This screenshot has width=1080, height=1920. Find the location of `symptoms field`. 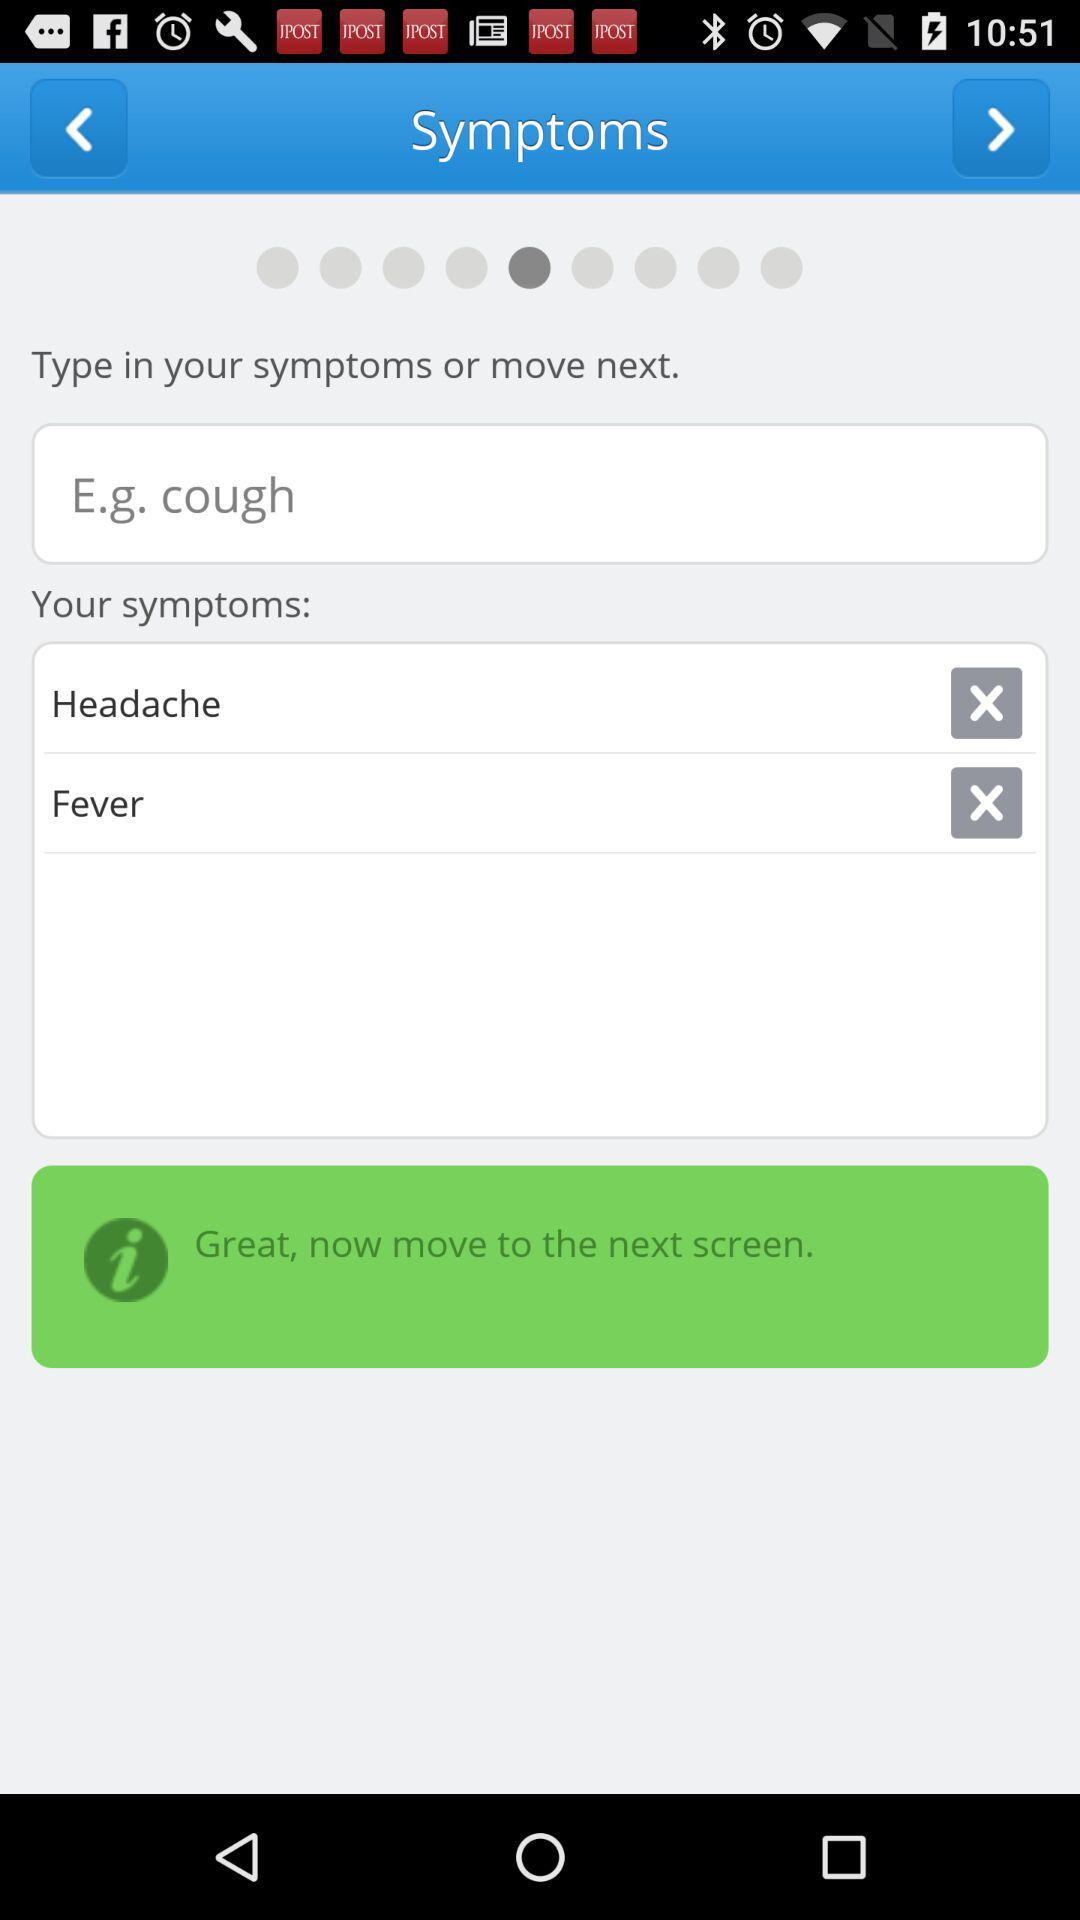

symptoms field is located at coordinates (540, 493).